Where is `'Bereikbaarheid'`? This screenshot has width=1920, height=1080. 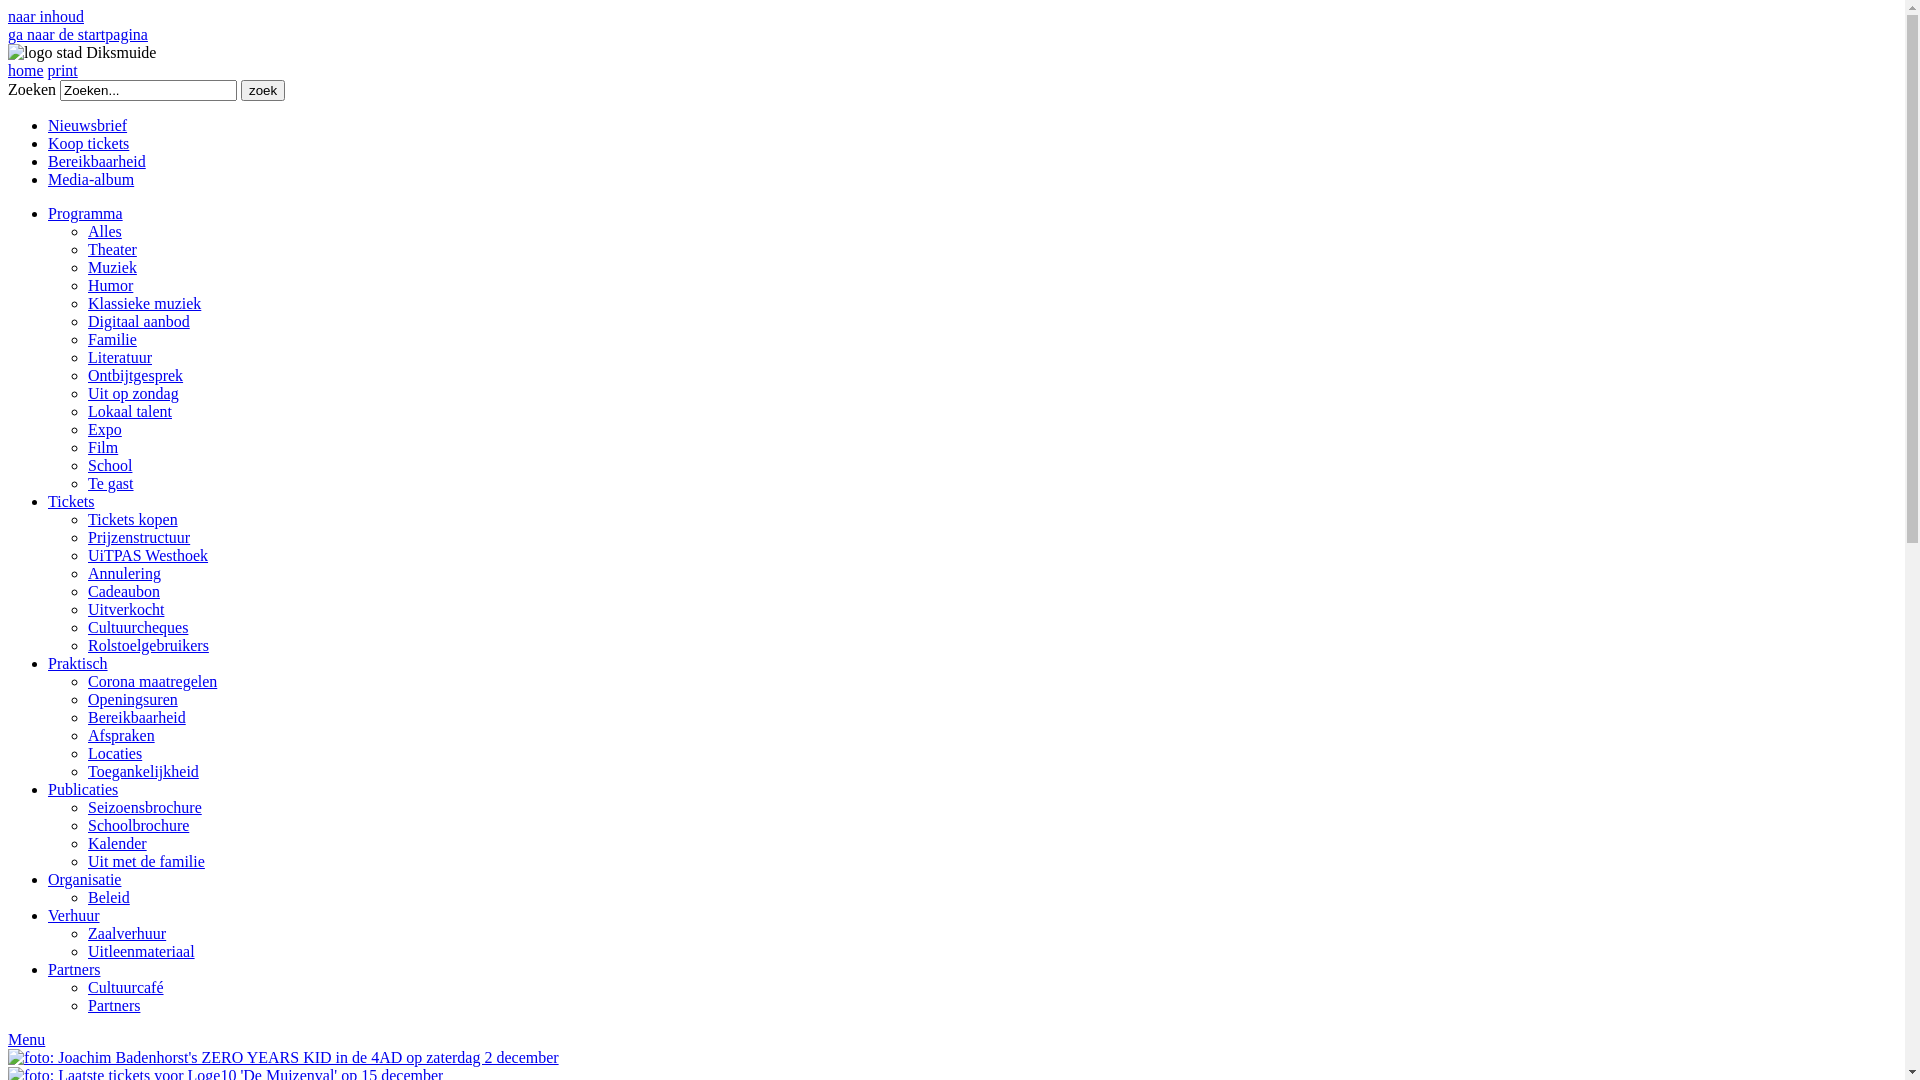 'Bereikbaarheid' is located at coordinates (95, 160).